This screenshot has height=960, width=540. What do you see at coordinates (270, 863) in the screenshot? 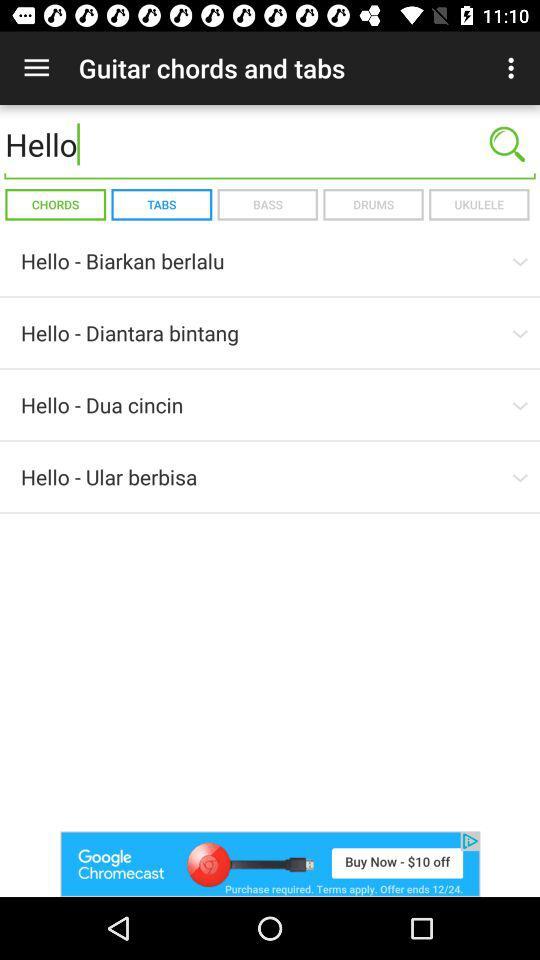
I see `google chromcast advertisement` at bounding box center [270, 863].